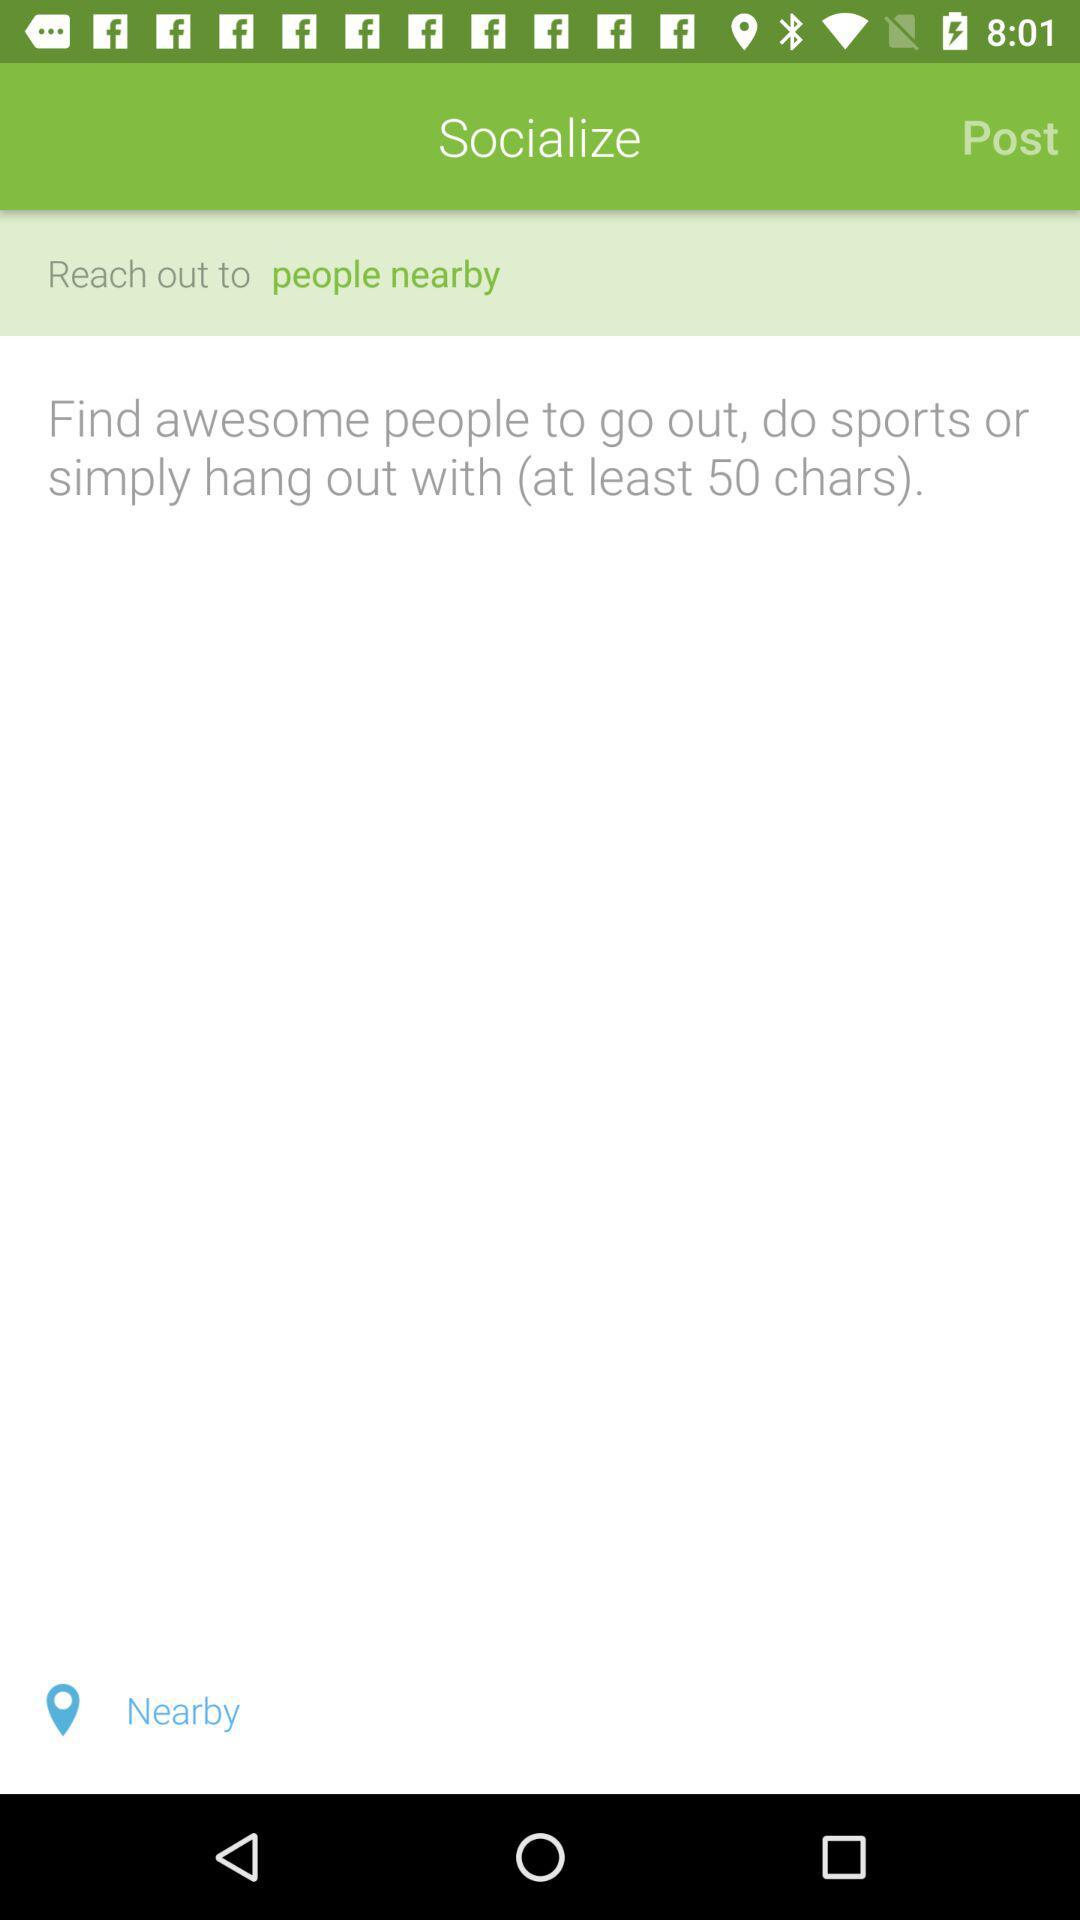 This screenshot has width=1080, height=1920. I want to click on the icon to the right of socialize icon, so click(999, 135).